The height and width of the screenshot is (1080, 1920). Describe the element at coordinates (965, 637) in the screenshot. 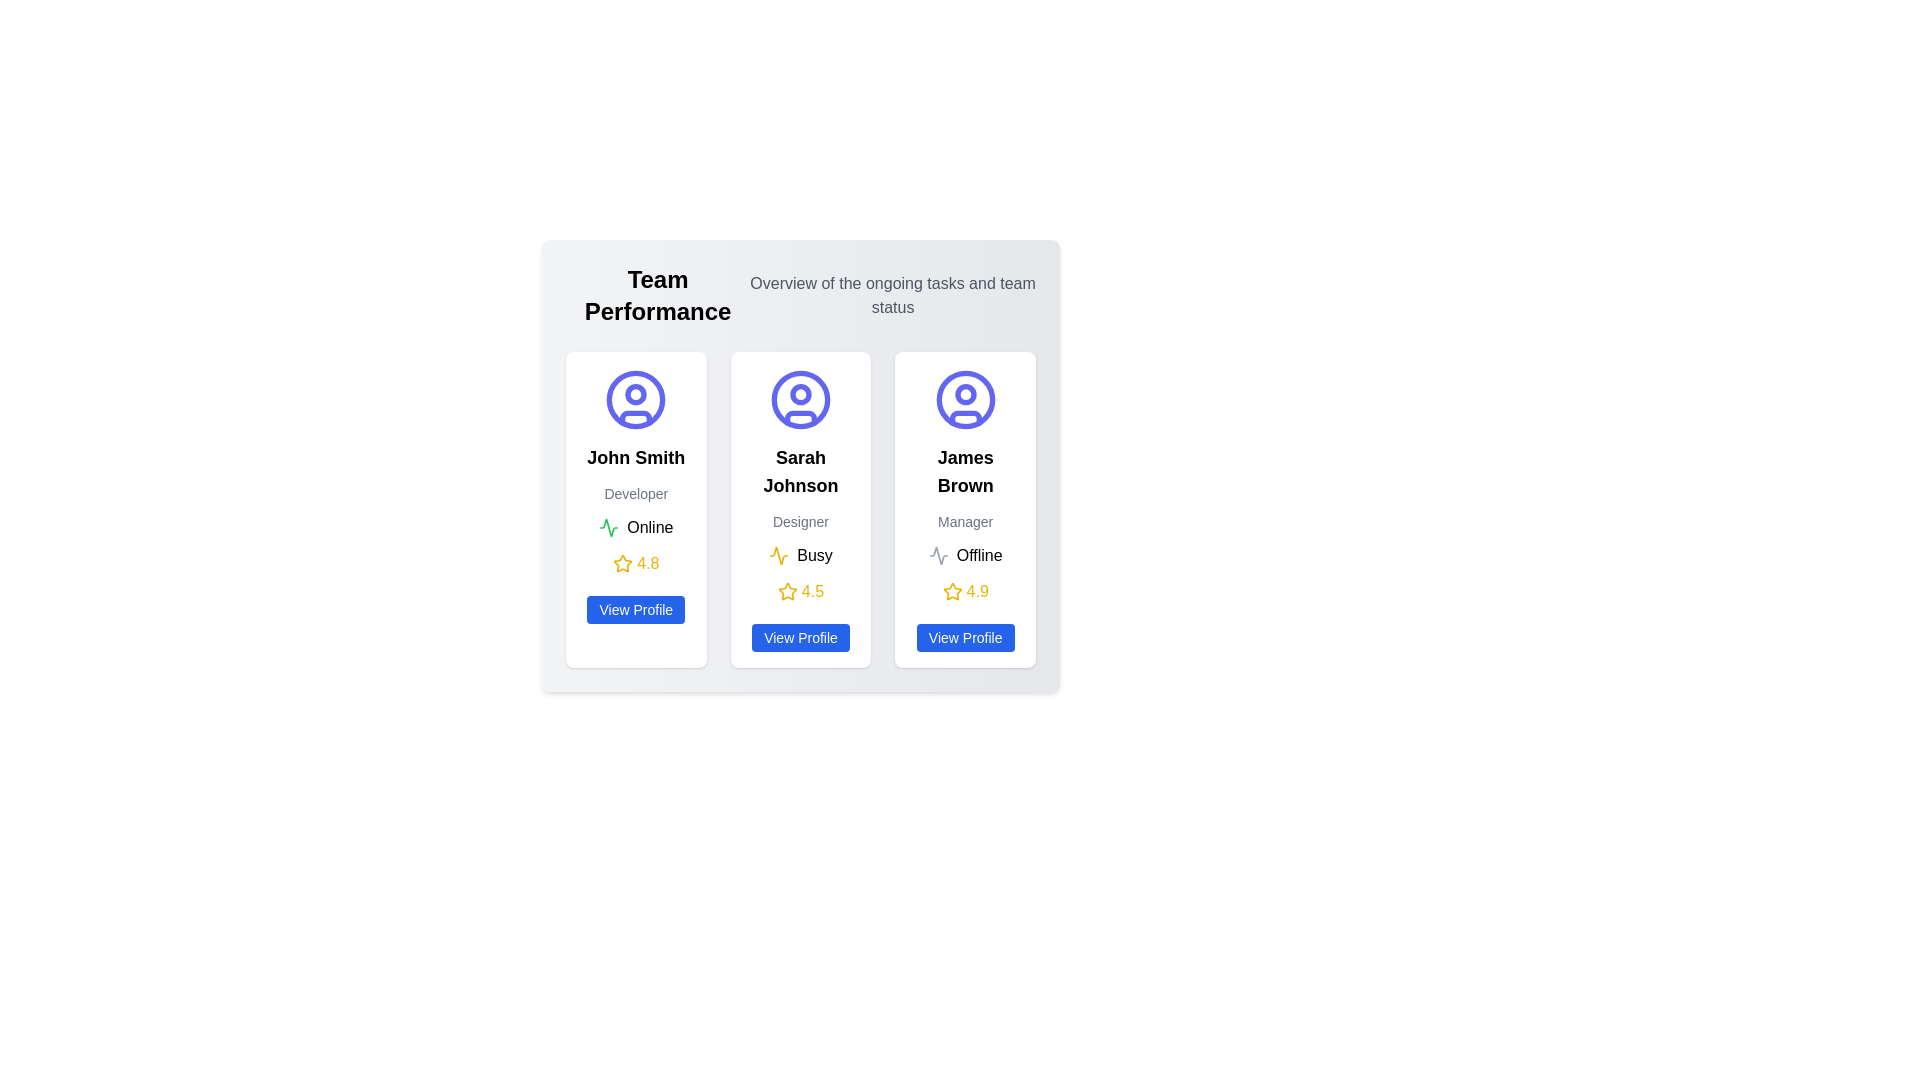

I see `the 'View Profile' button, which is a rounded rectangular button with white text on a blue background, located at the bottom of the card for 'James Brown'` at that location.